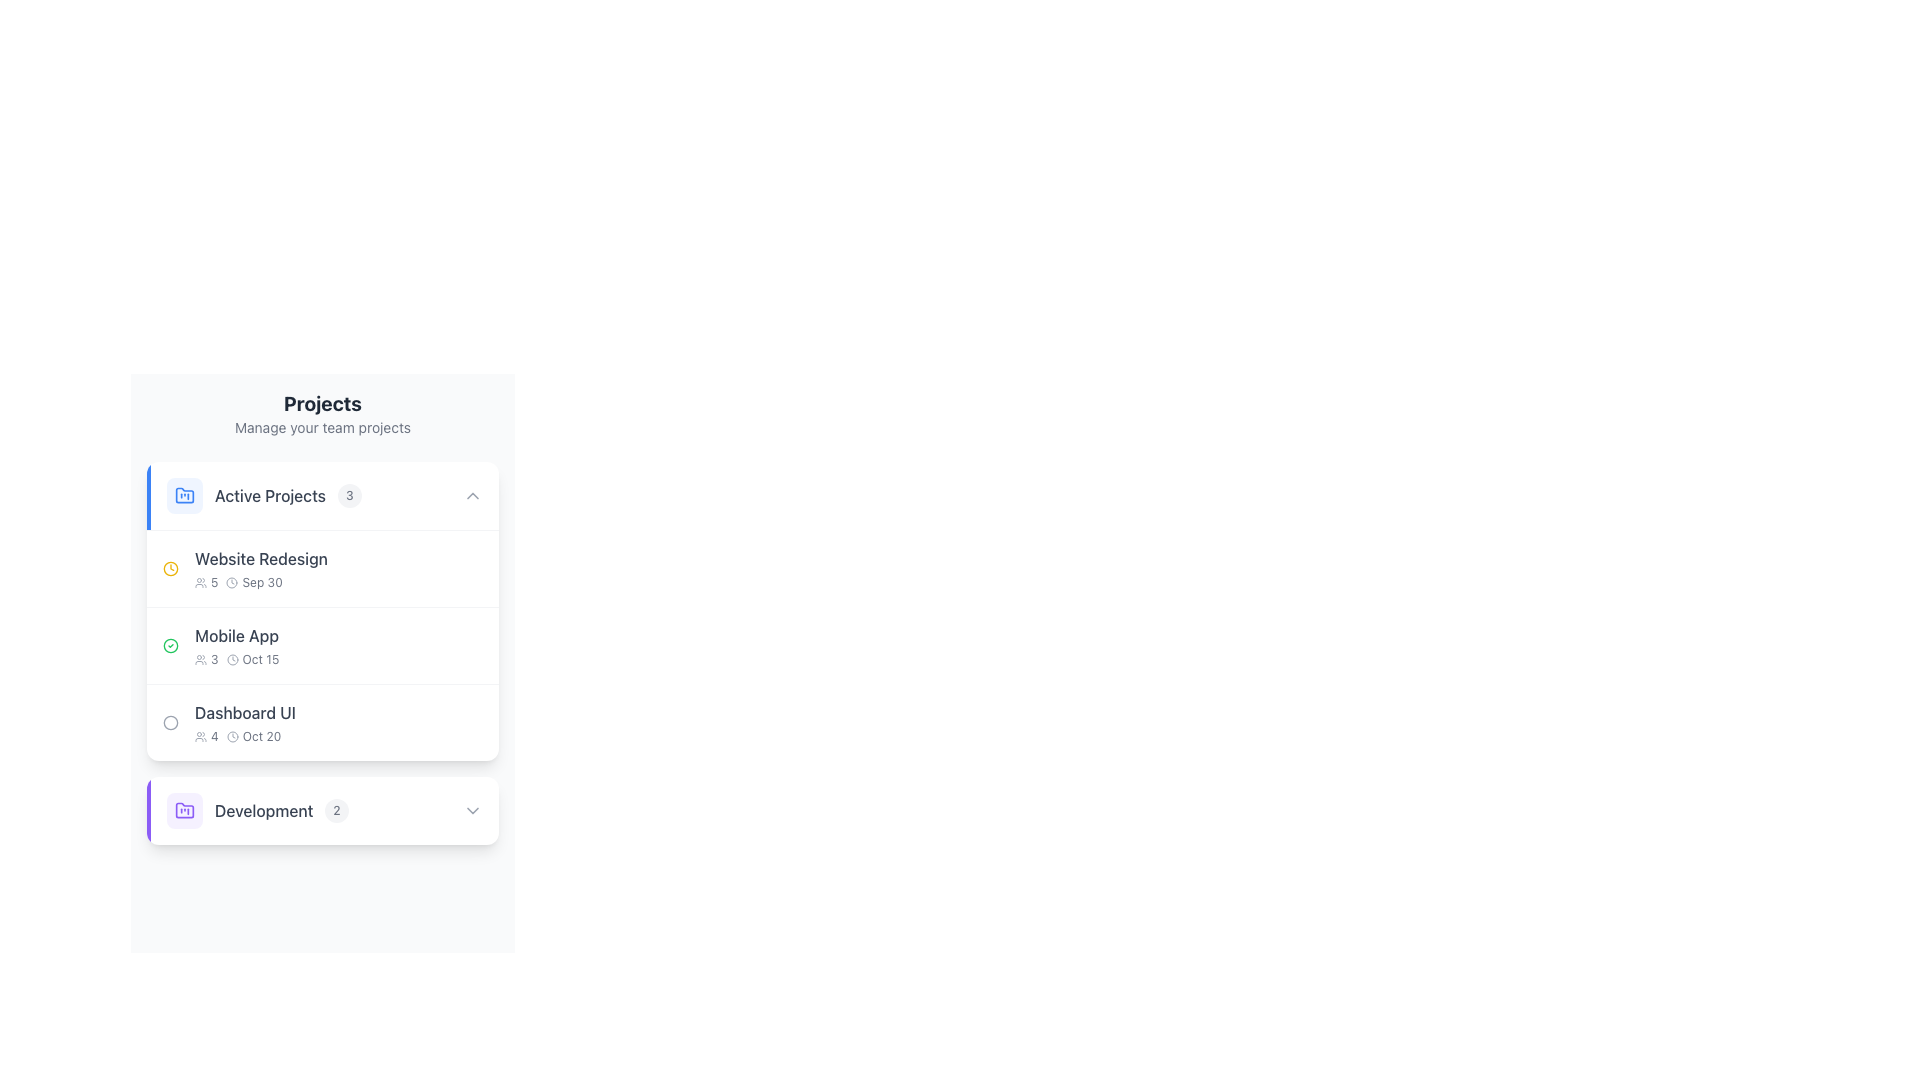 The width and height of the screenshot is (1920, 1080). What do you see at coordinates (206, 582) in the screenshot?
I see `the Text with an icon component, located to the left of the date 'Sep 30' in the 'Website Redesign' section, for accessibility reading` at bounding box center [206, 582].